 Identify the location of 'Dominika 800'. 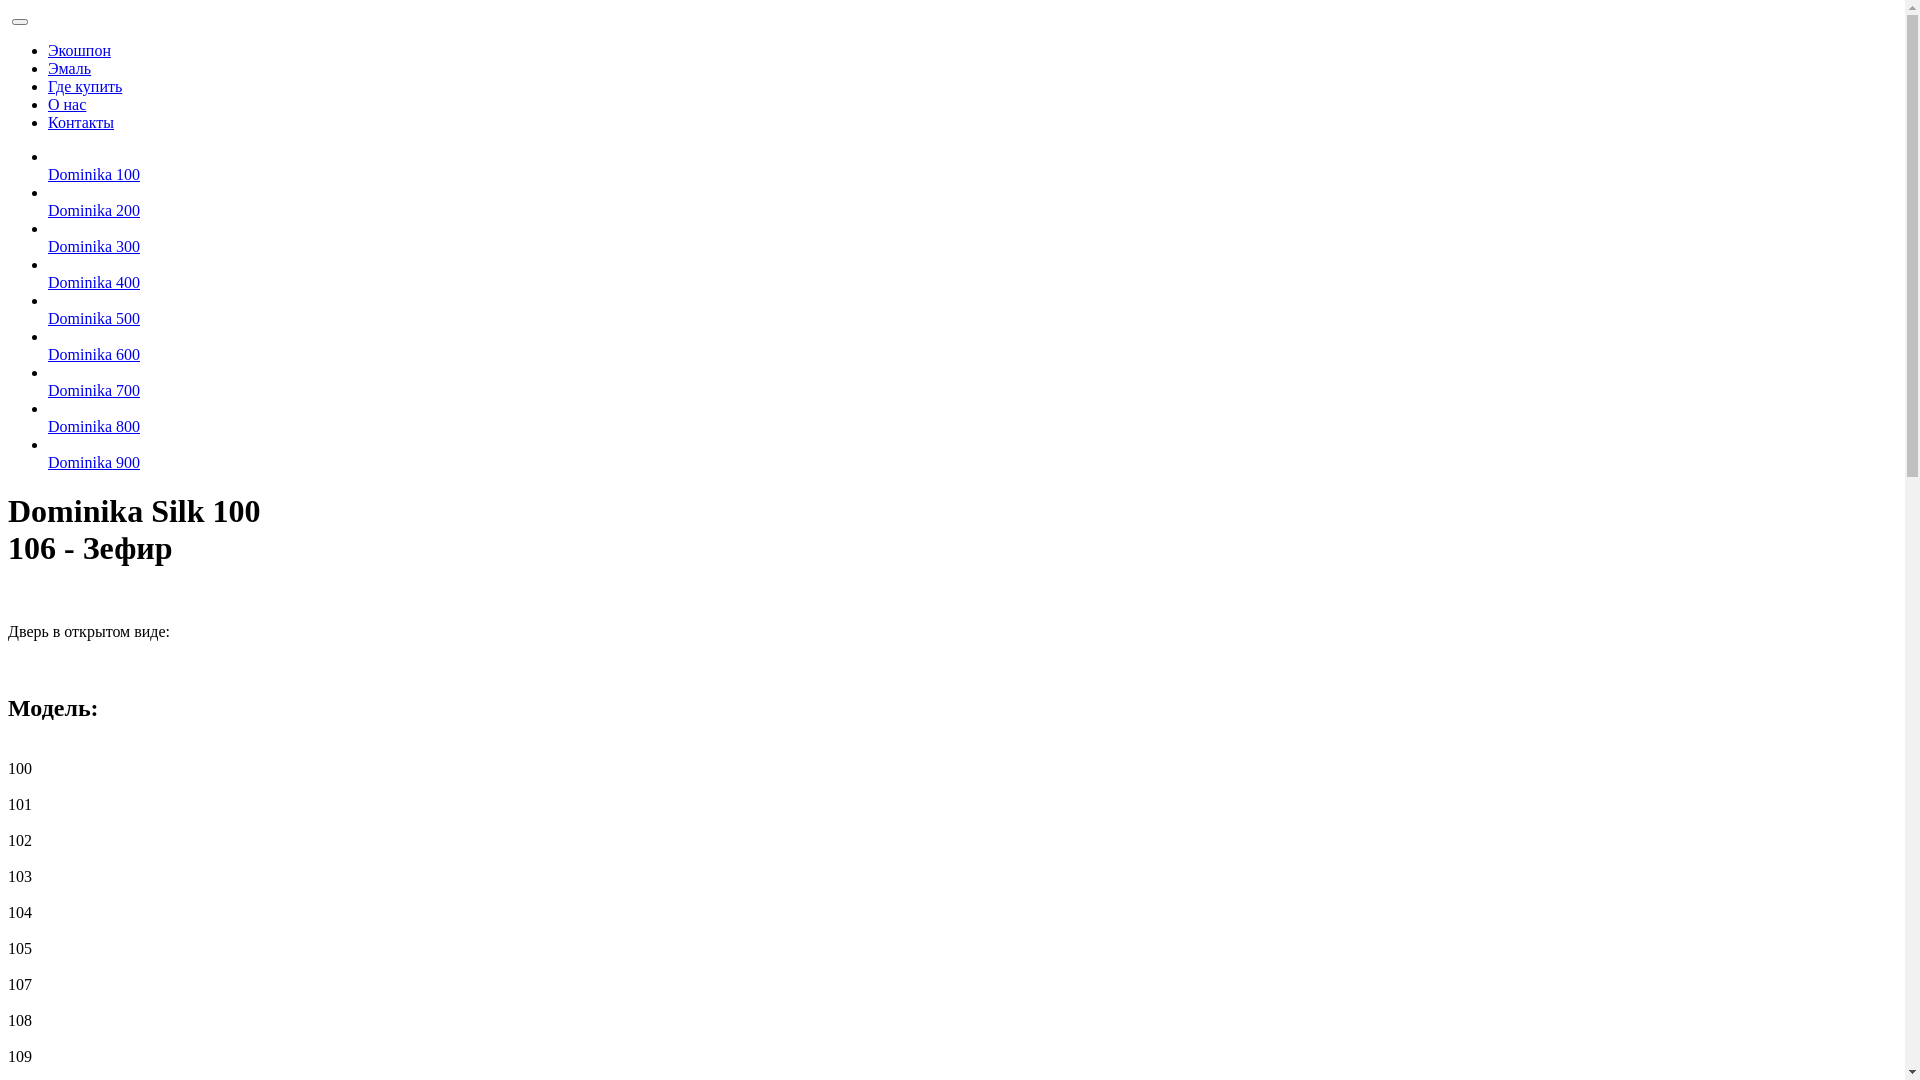
(48, 425).